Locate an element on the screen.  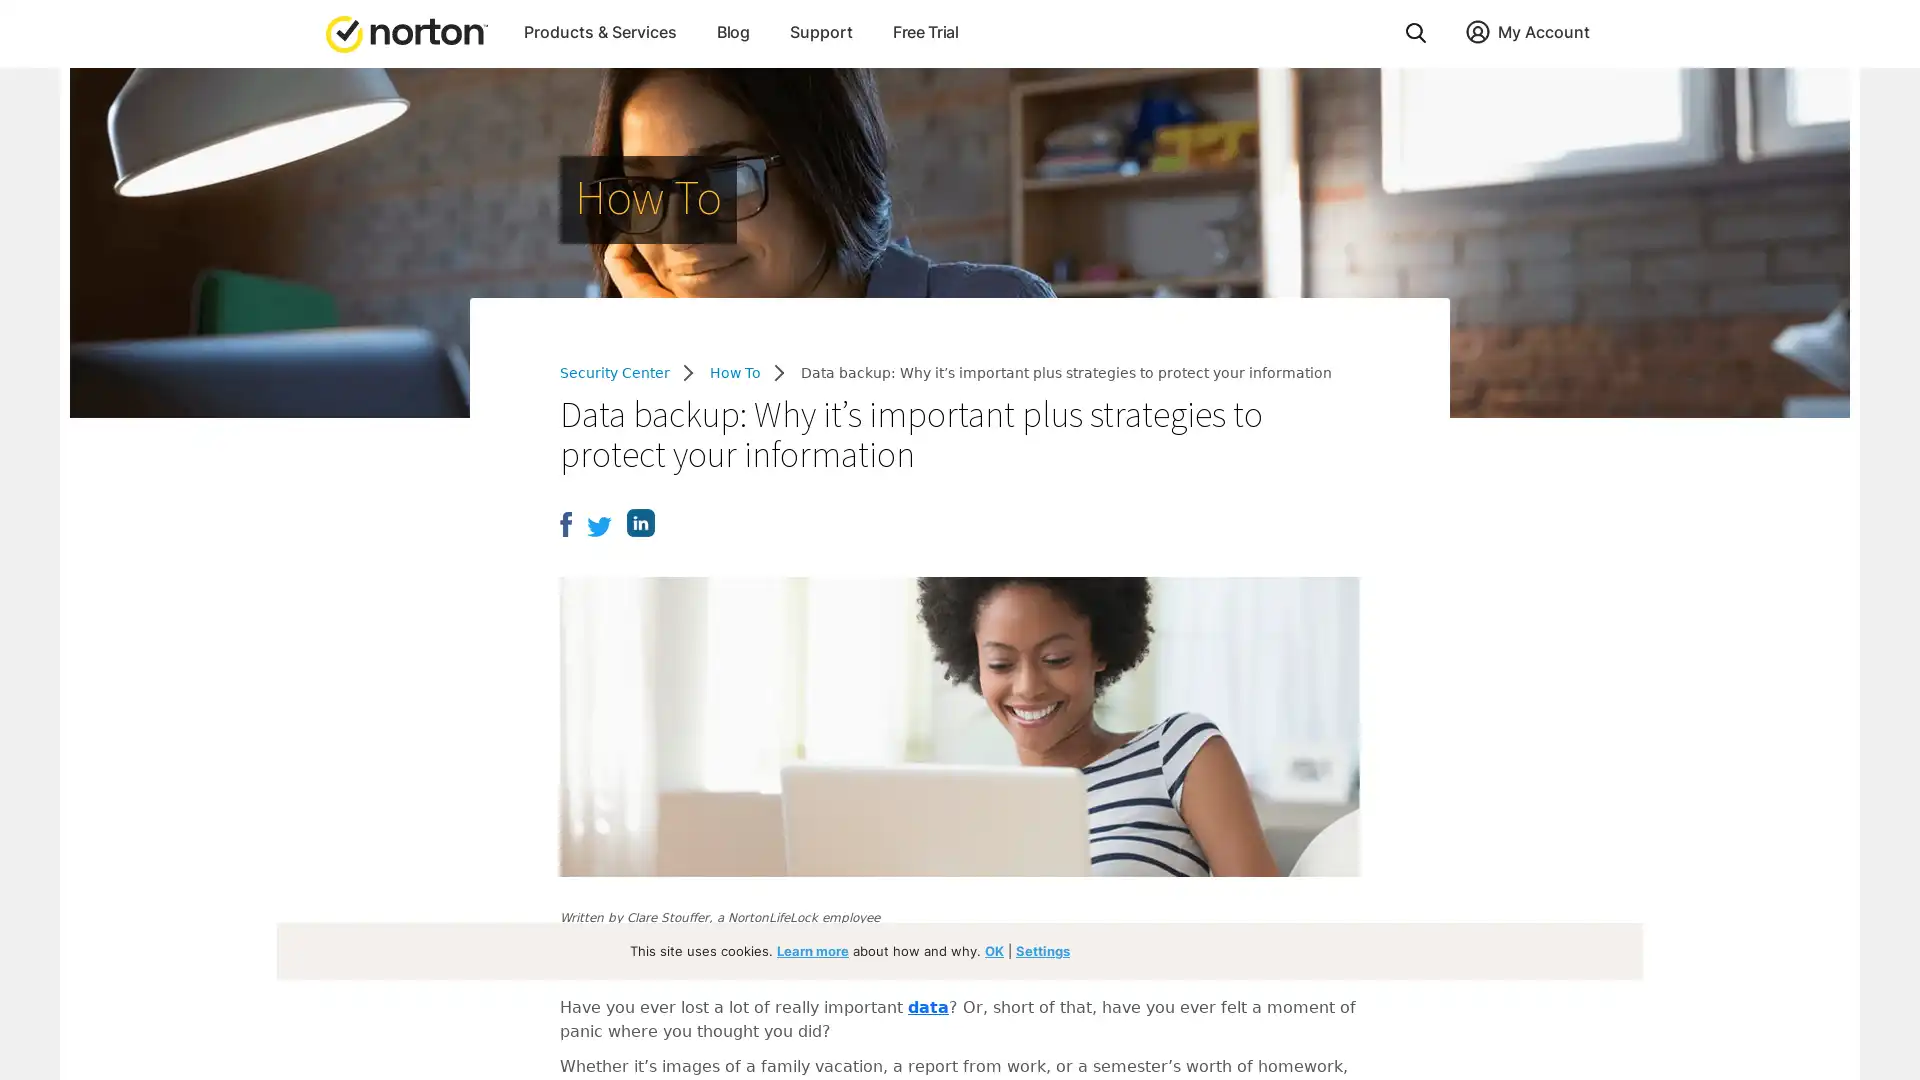
Close consent Widget is located at coordinates (1483, 929).